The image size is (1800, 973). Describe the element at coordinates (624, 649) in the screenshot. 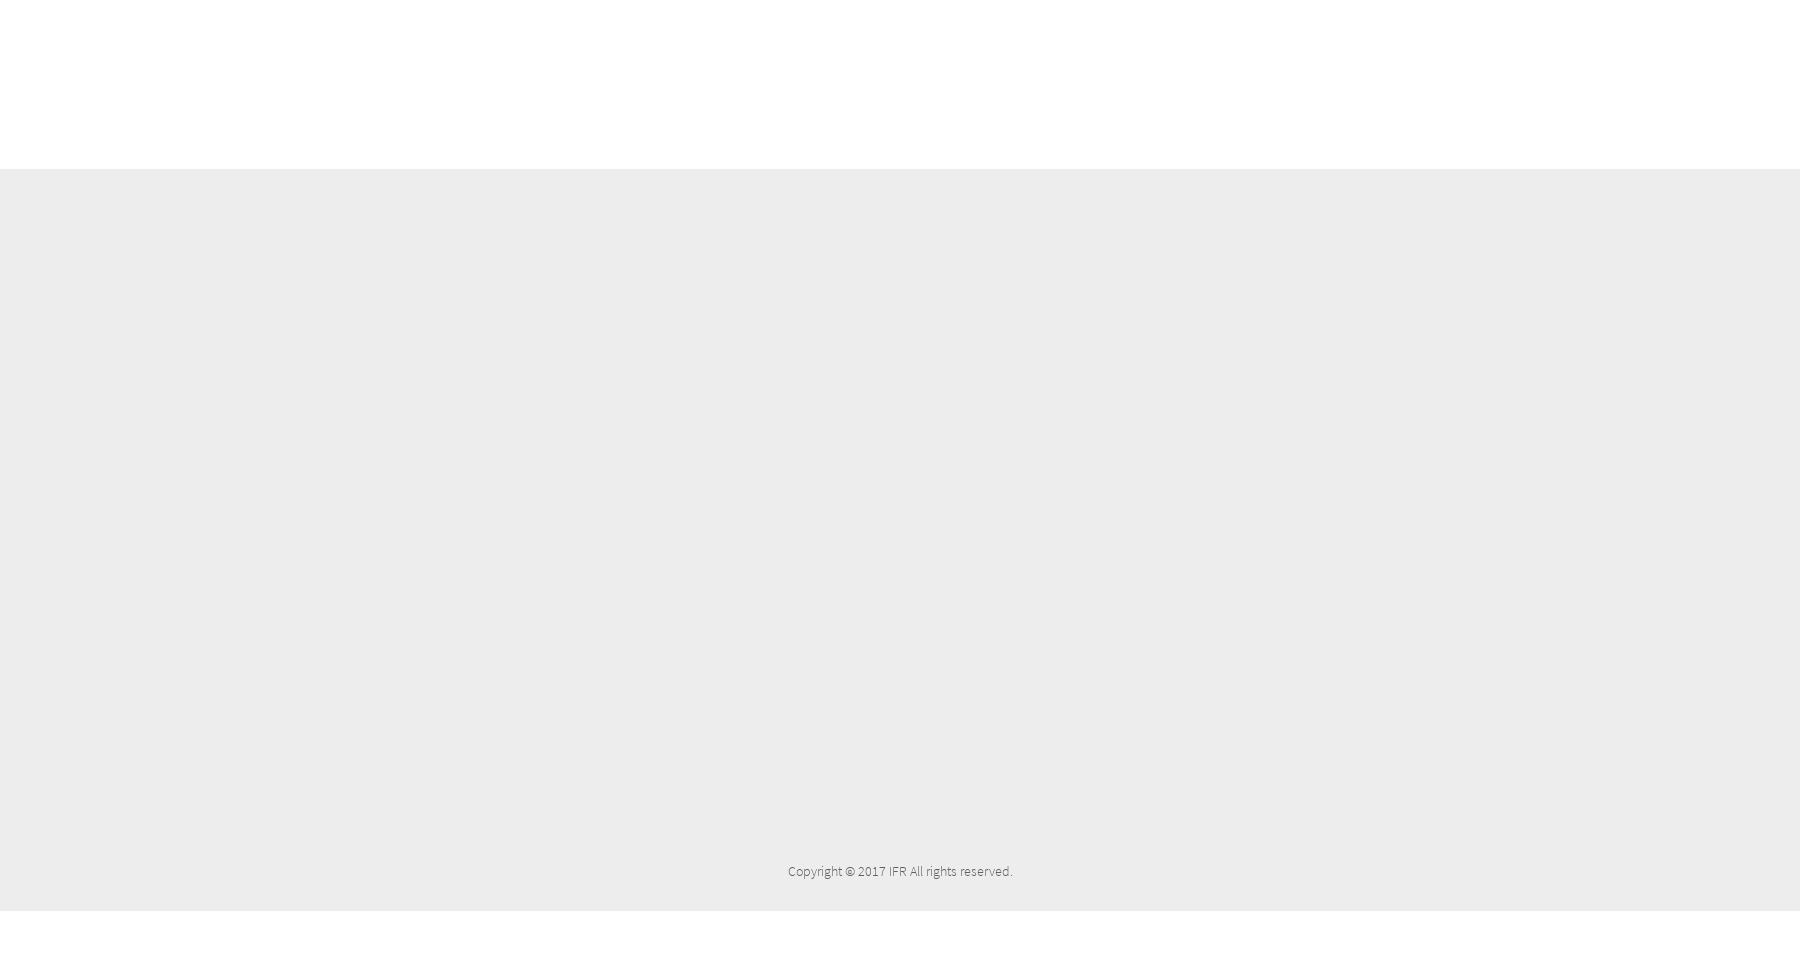

I see `'How the cloud levels the playing field for small and midsize businesses.'` at that location.